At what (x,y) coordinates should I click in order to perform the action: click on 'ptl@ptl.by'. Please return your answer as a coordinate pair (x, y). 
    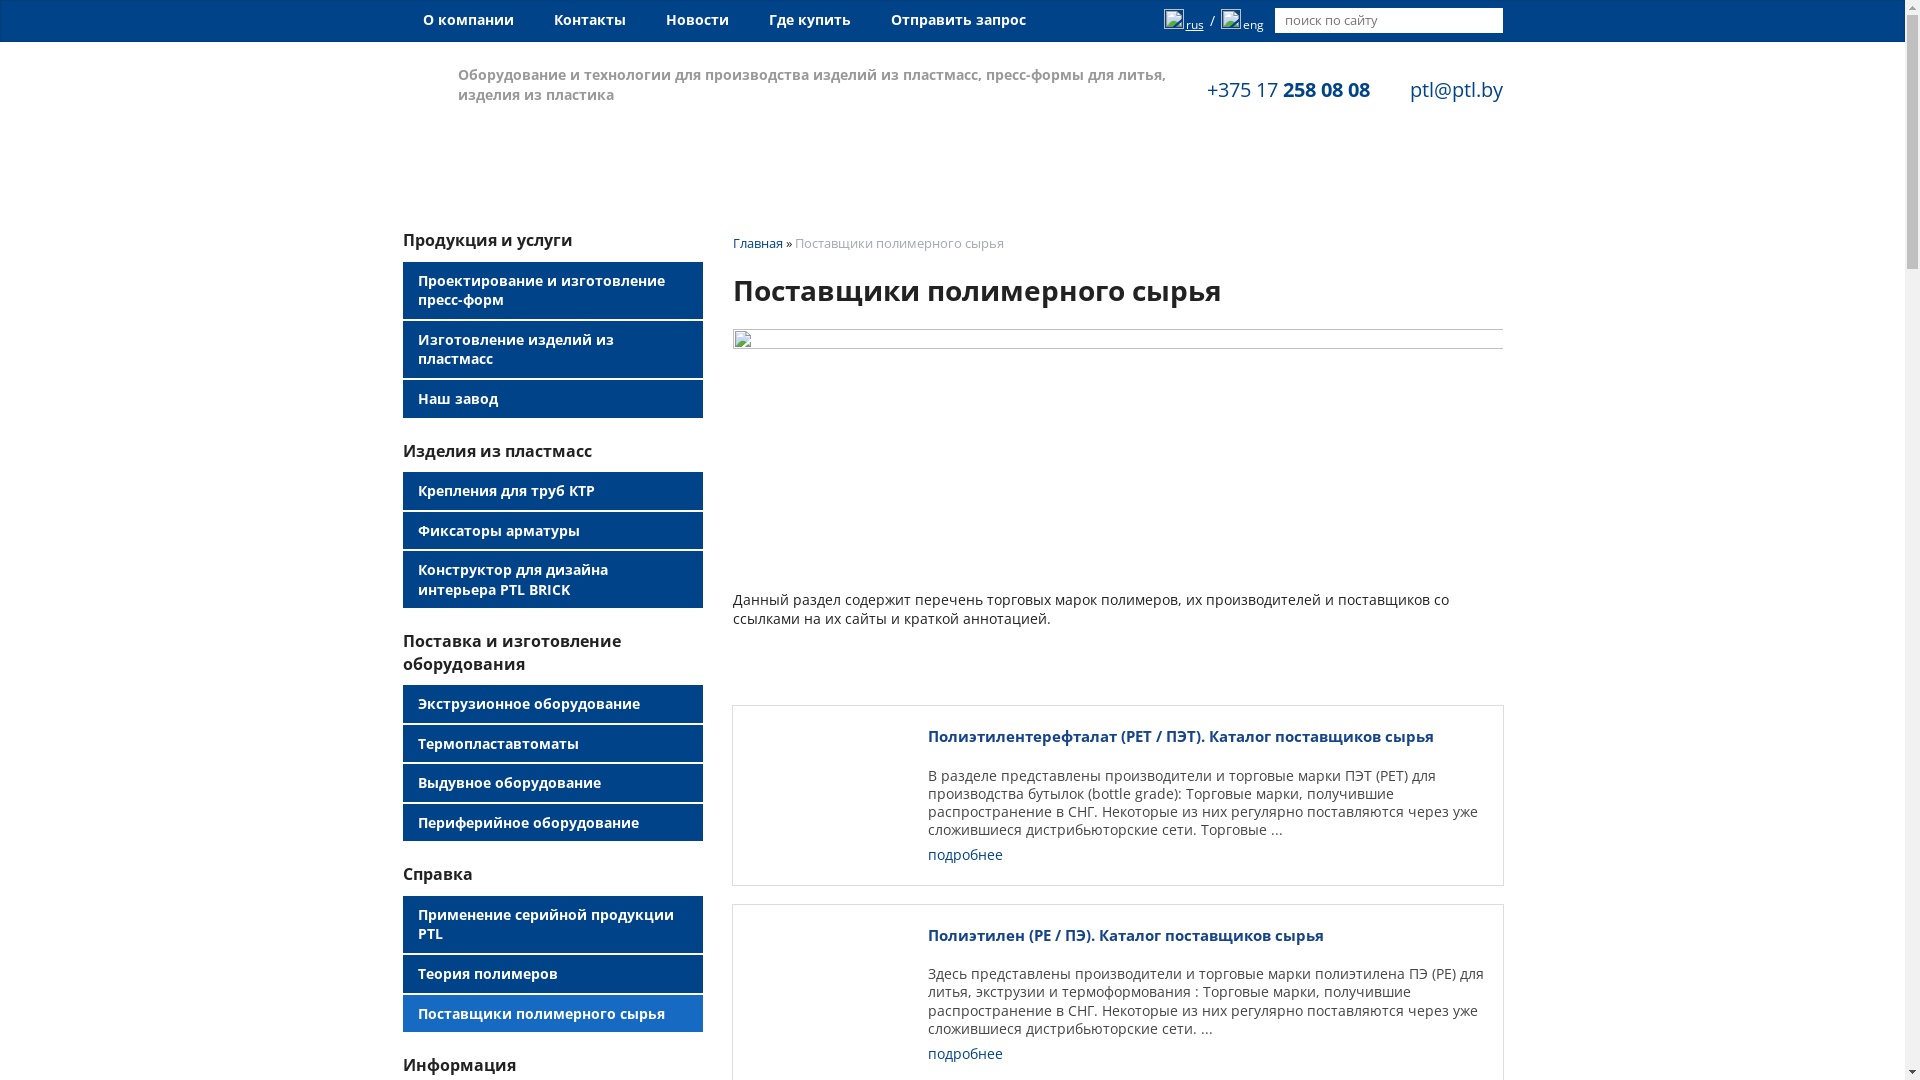
    Looking at the image, I should click on (1456, 88).